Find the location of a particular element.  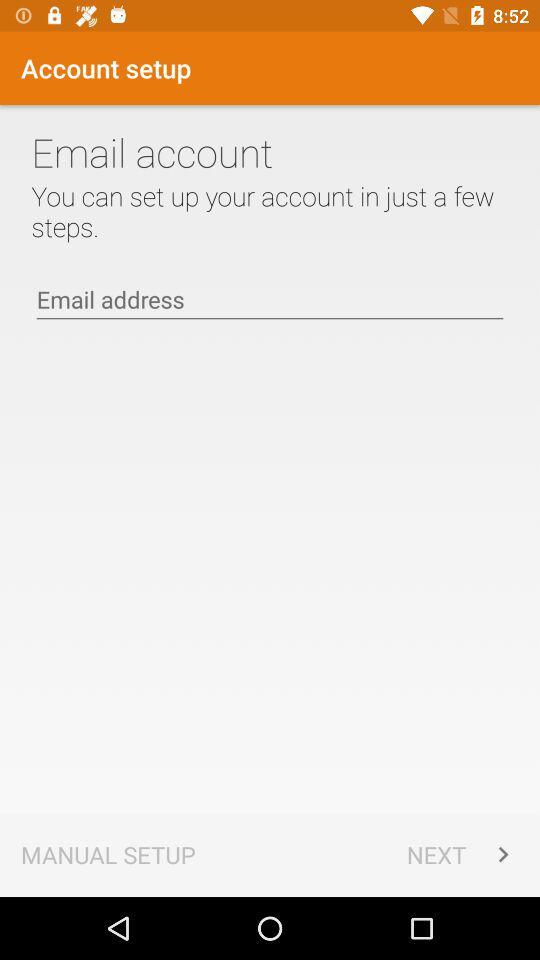

icon at the bottom left corner is located at coordinates (108, 853).